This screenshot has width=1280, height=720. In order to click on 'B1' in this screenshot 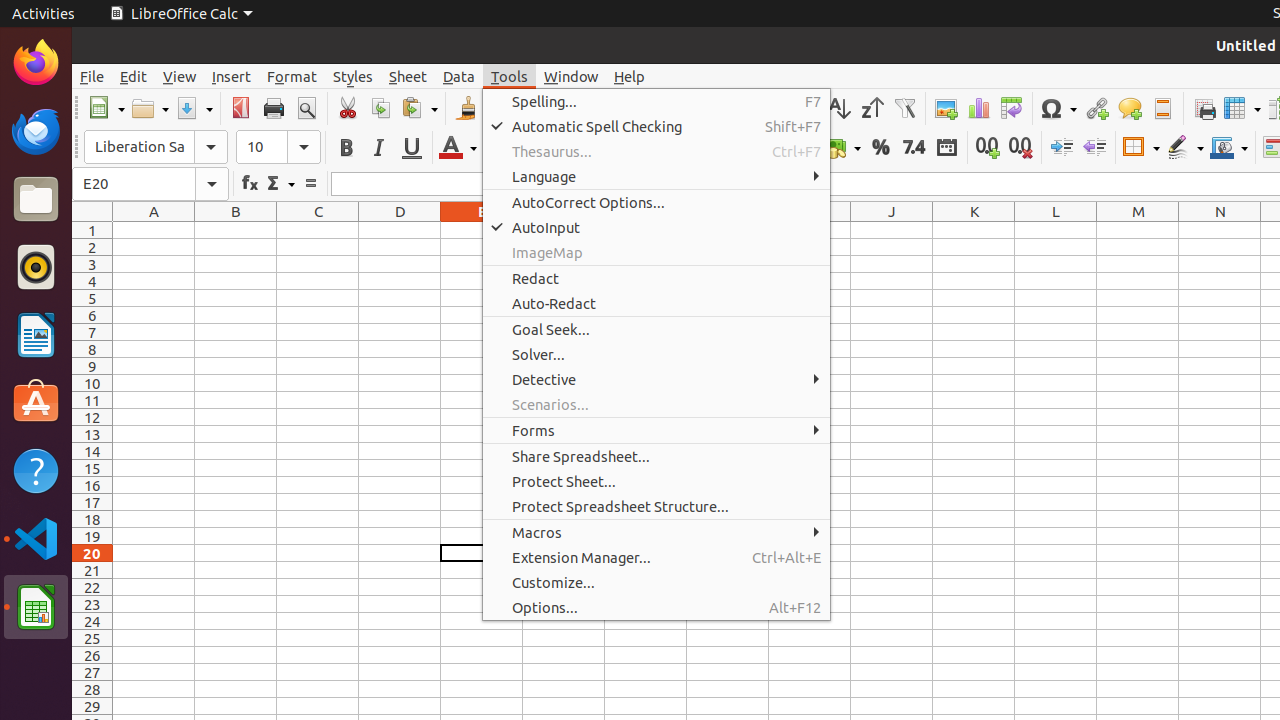, I will do `click(236, 229)`.